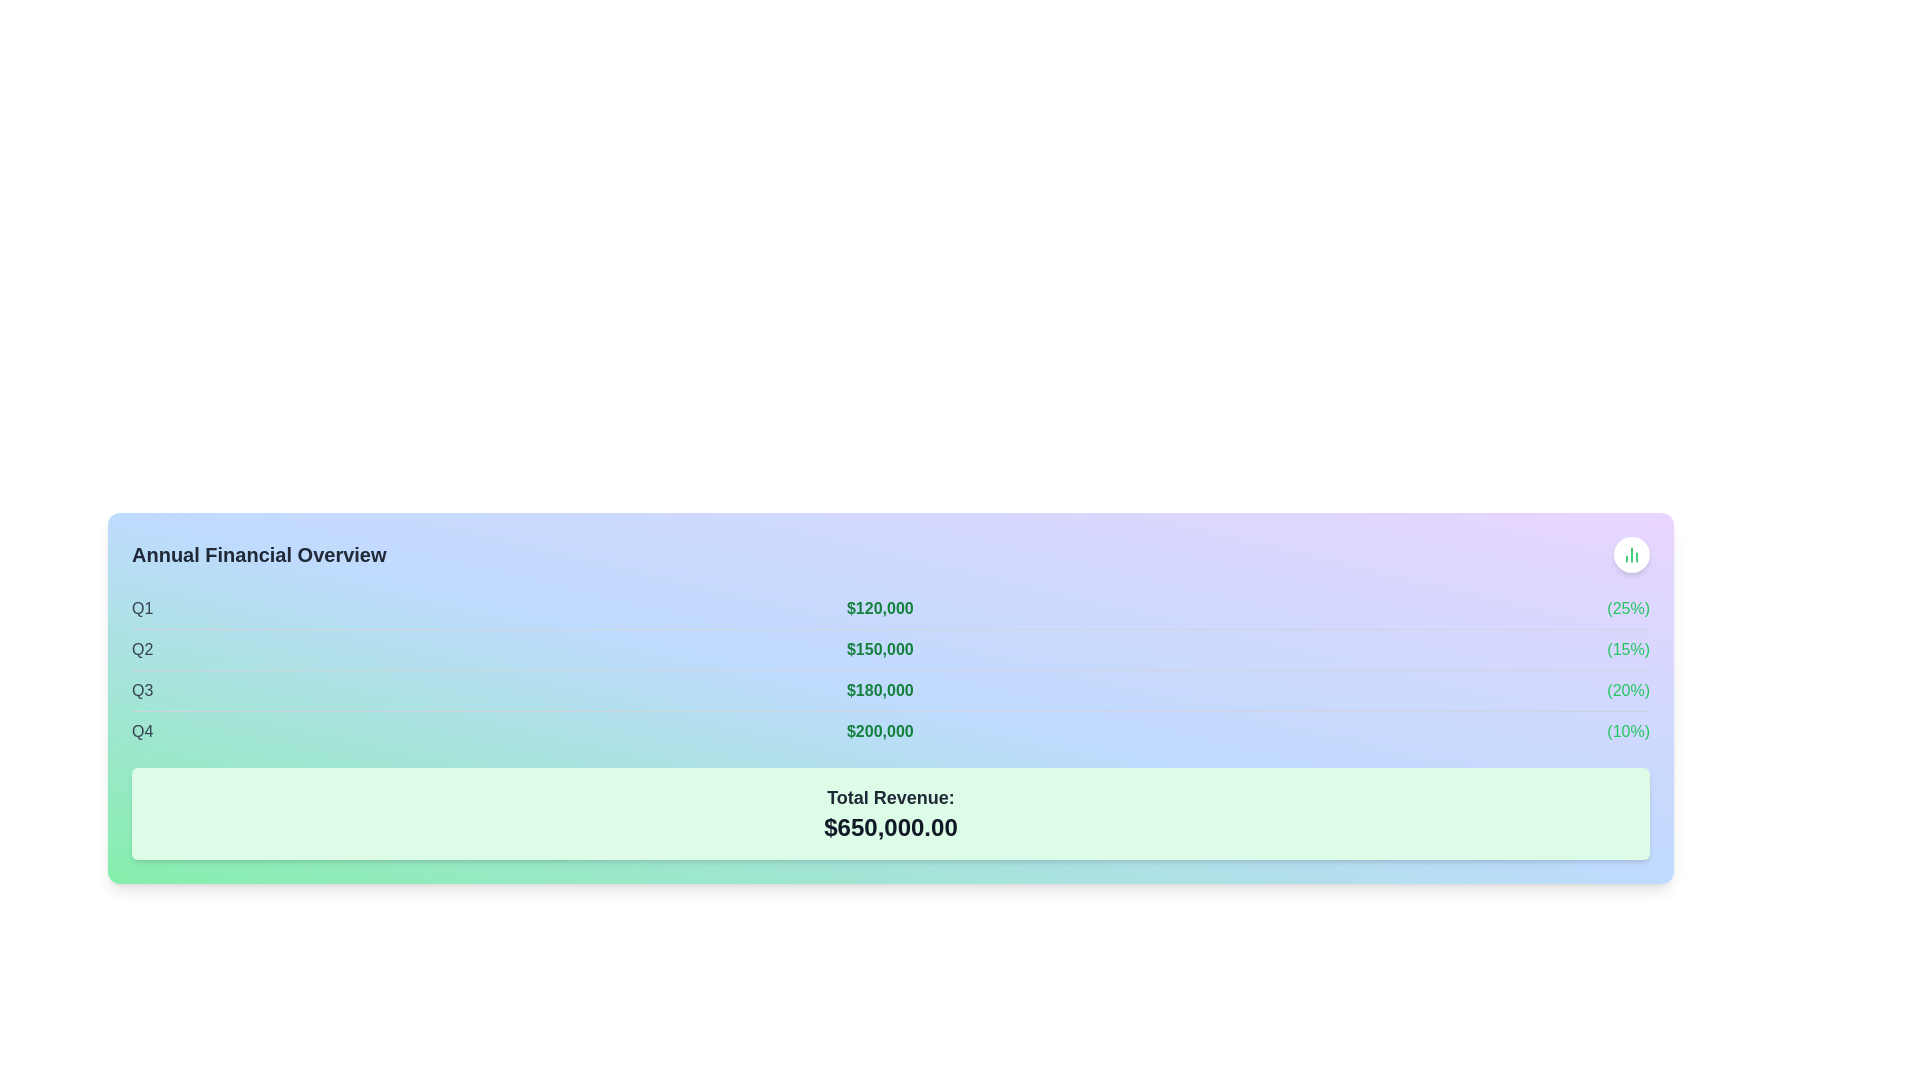 The image size is (1920, 1080). Describe the element at coordinates (141, 608) in the screenshot. I see `the text label reading 'Q1'` at that location.